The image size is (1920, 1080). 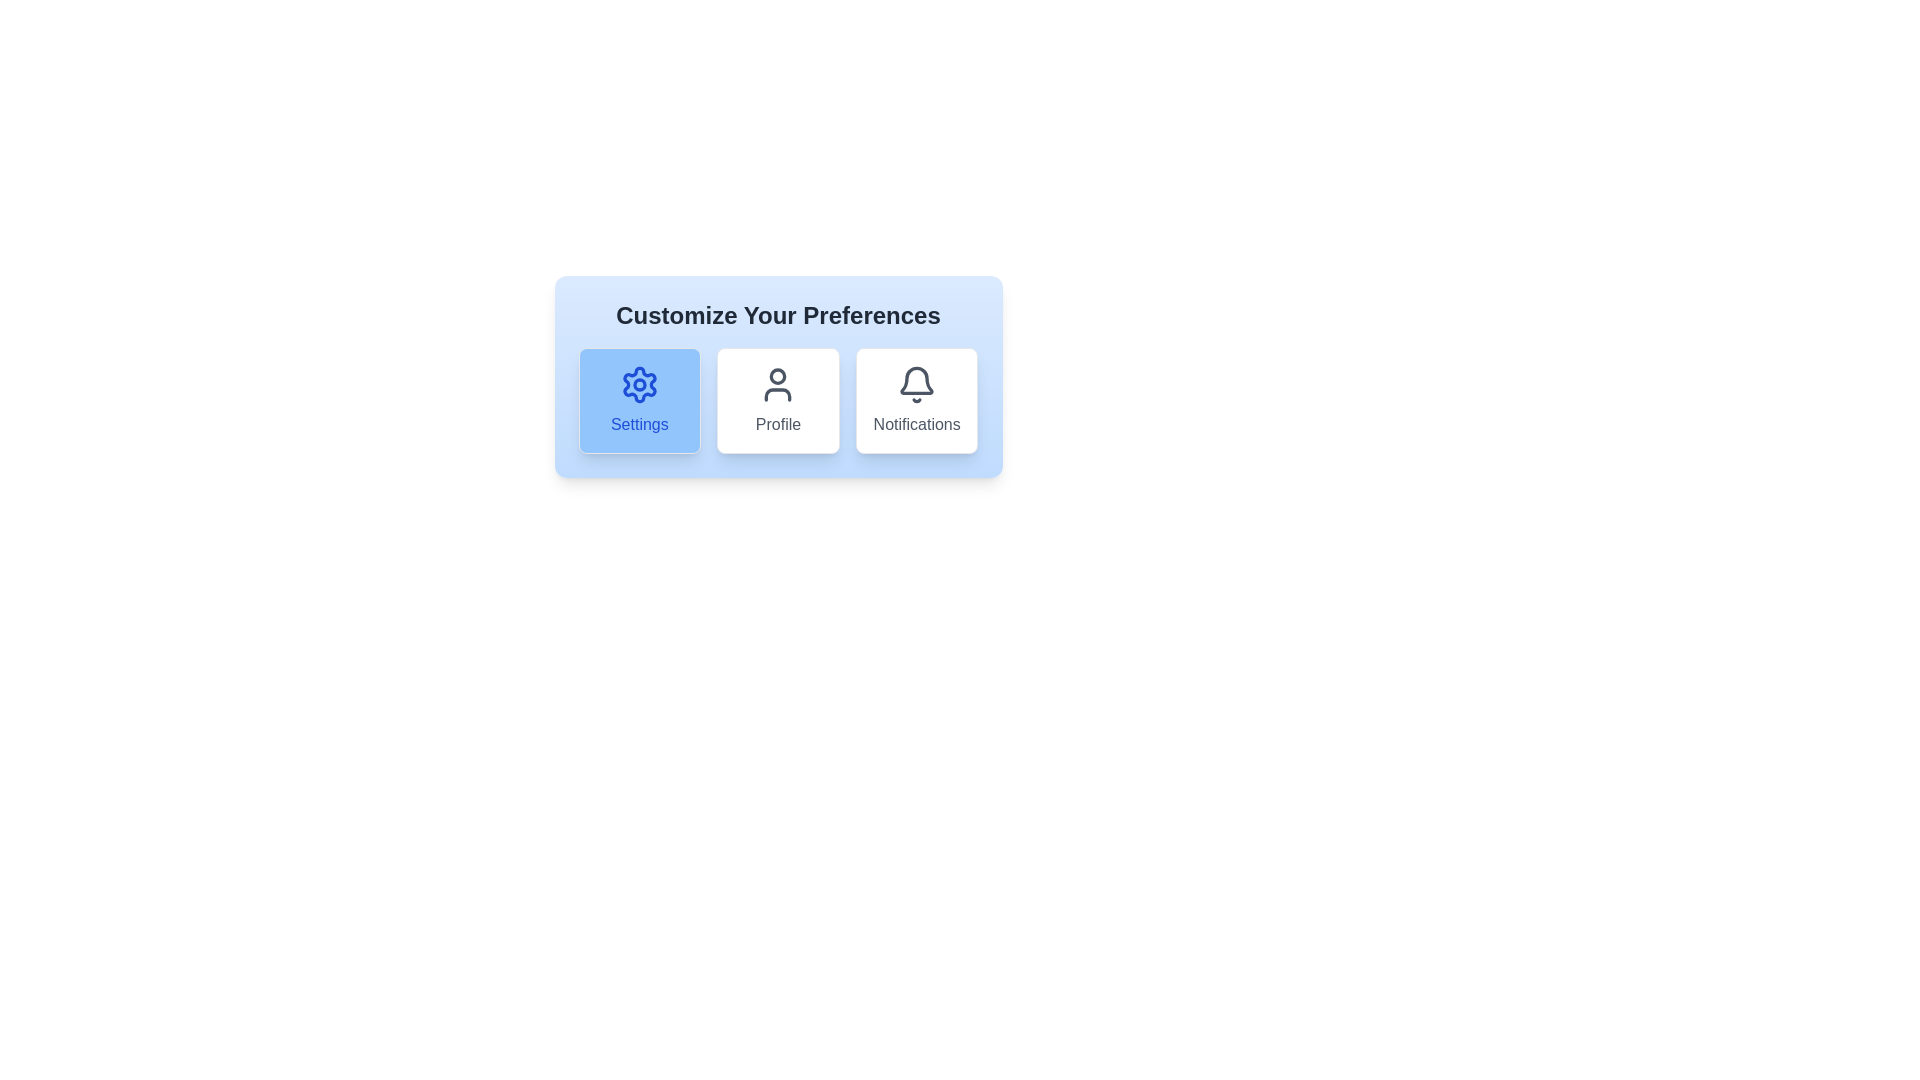 What do you see at coordinates (916, 401) in the screenshot?
I see `the third button labeled 'Notifications' in the row of buttons under 'Customize Your Preferences'` at bounding box center [916, 401].